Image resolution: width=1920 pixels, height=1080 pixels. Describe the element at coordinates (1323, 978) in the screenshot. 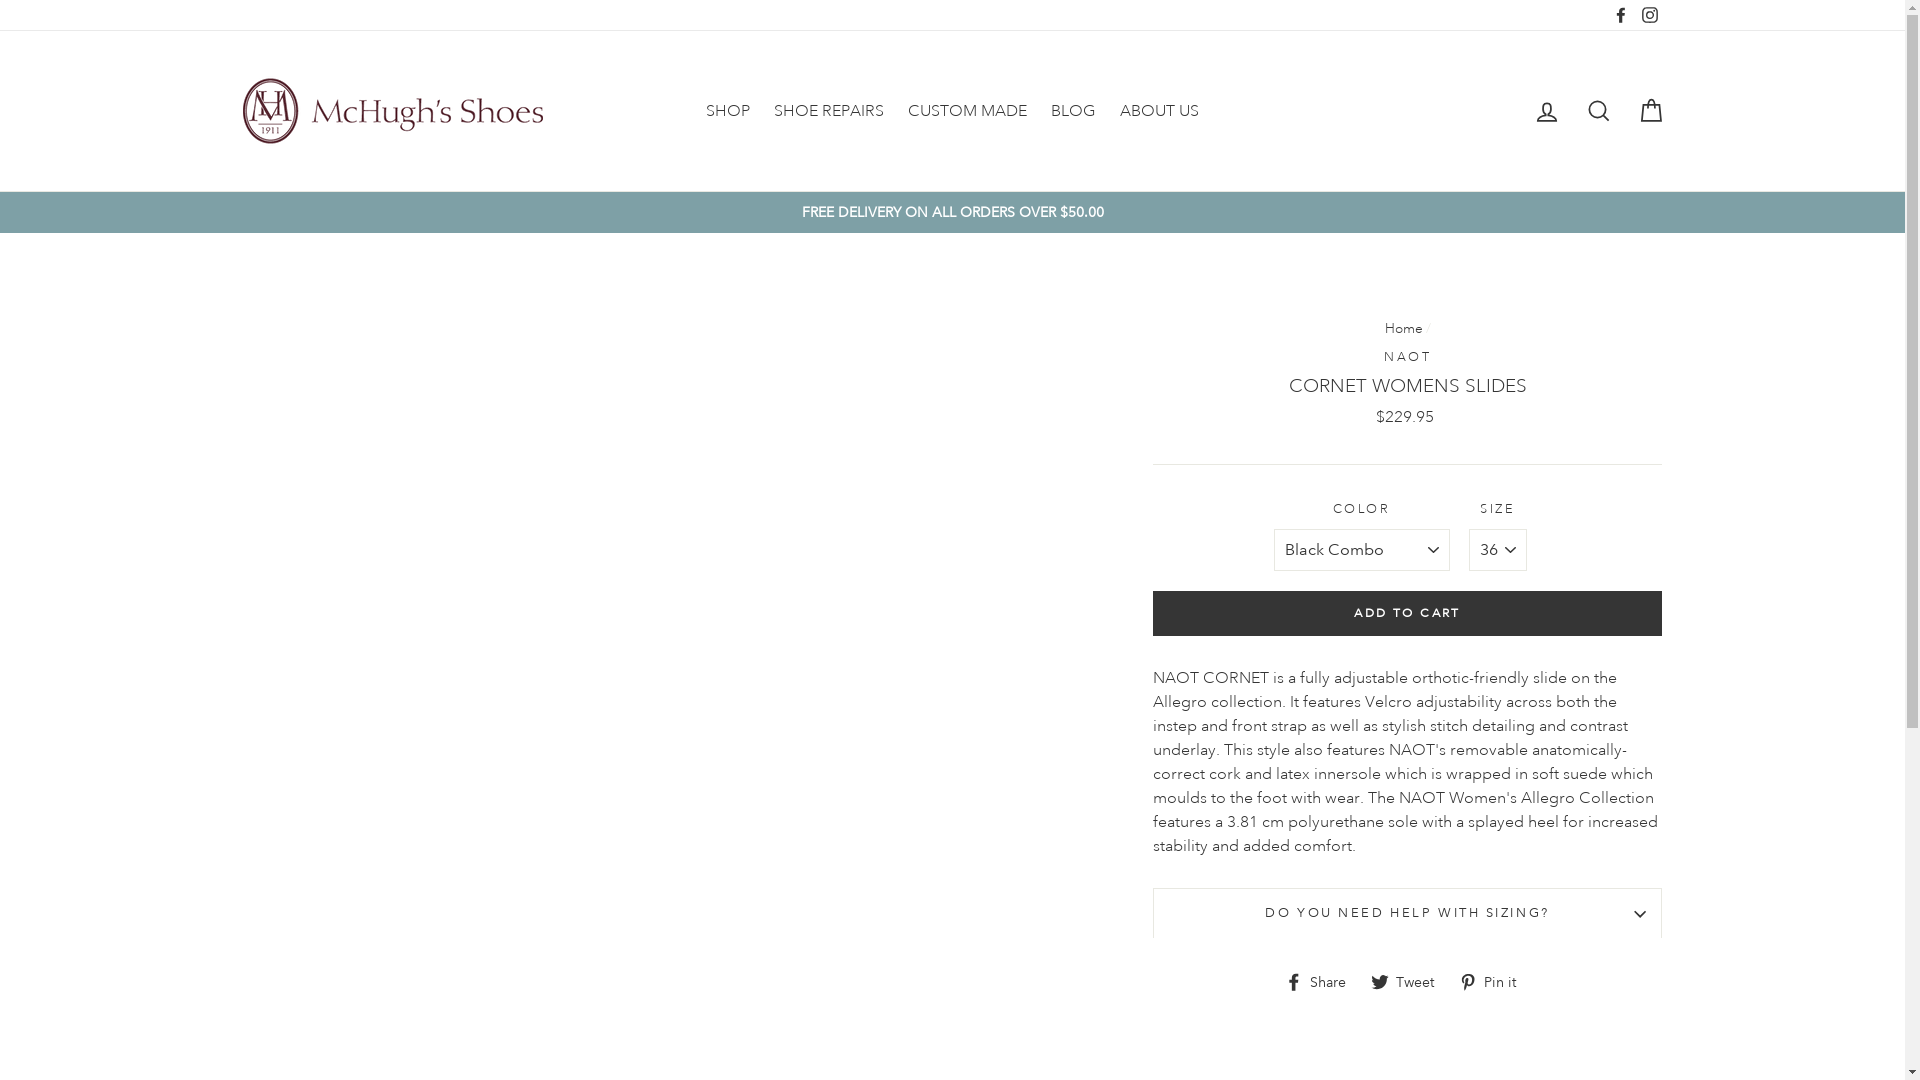

I see `'Share` at that location.